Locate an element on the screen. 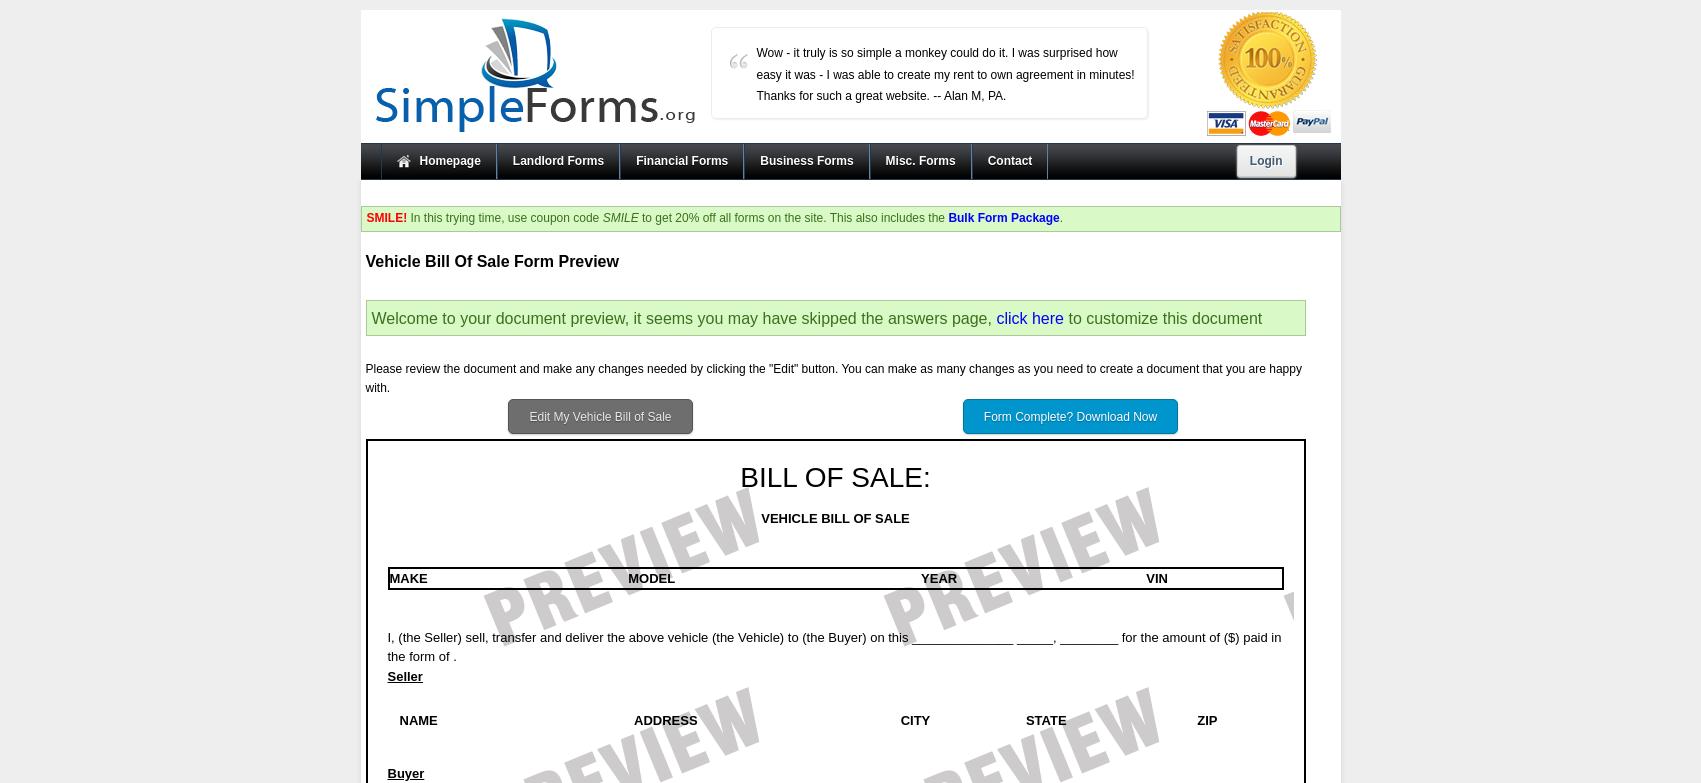 This screenshot has width=1701, height=783. 'VEHICLE BILL OF SALE' is located at coordinates (835, 517).